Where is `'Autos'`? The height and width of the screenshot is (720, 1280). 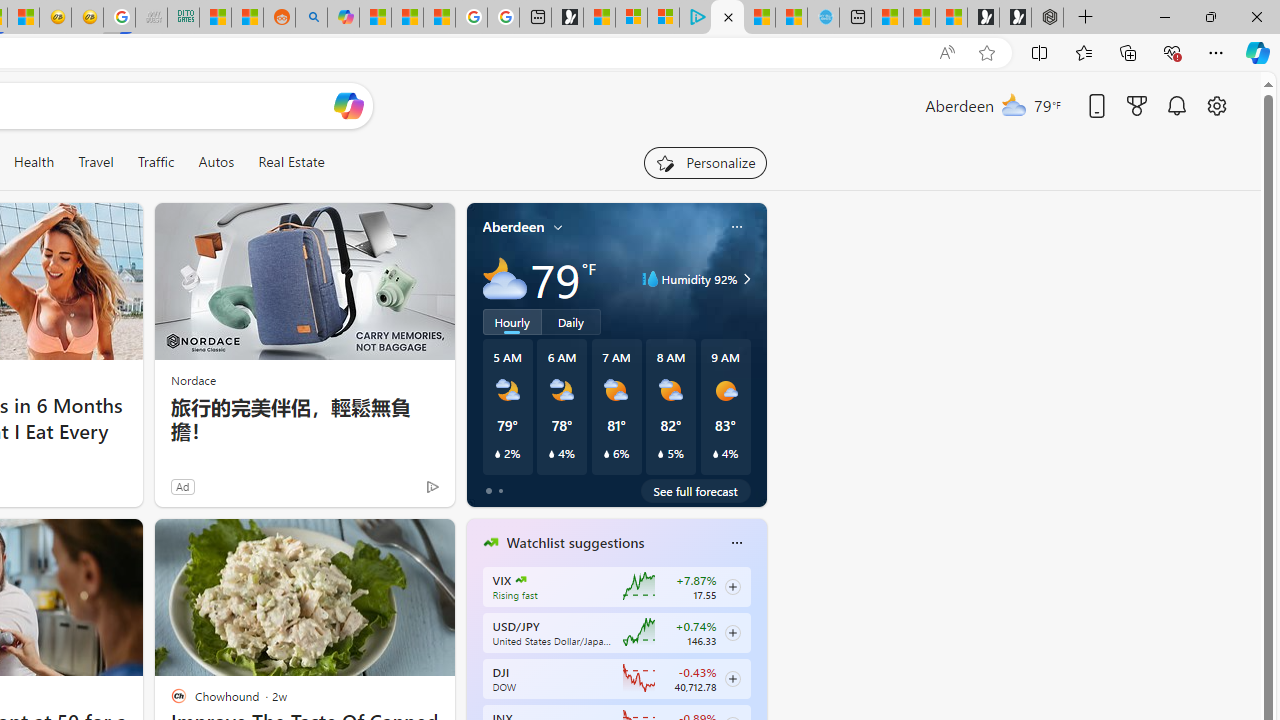
'Autos' is located at coordinates (216, 161).